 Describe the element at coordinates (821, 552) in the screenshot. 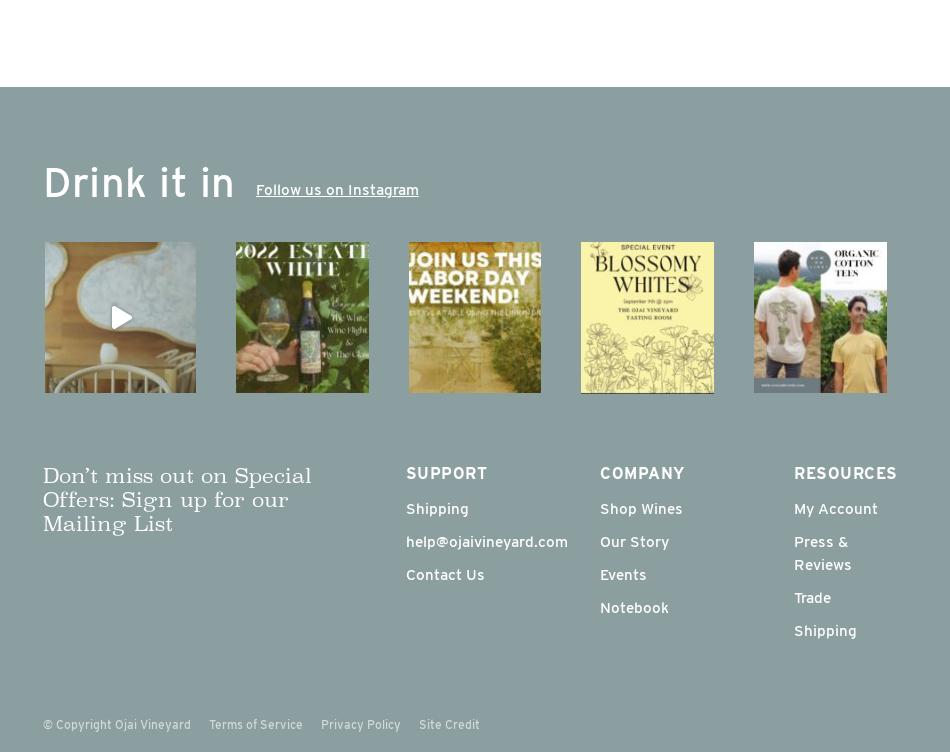

I see `'Press & Reviews'` at that location.